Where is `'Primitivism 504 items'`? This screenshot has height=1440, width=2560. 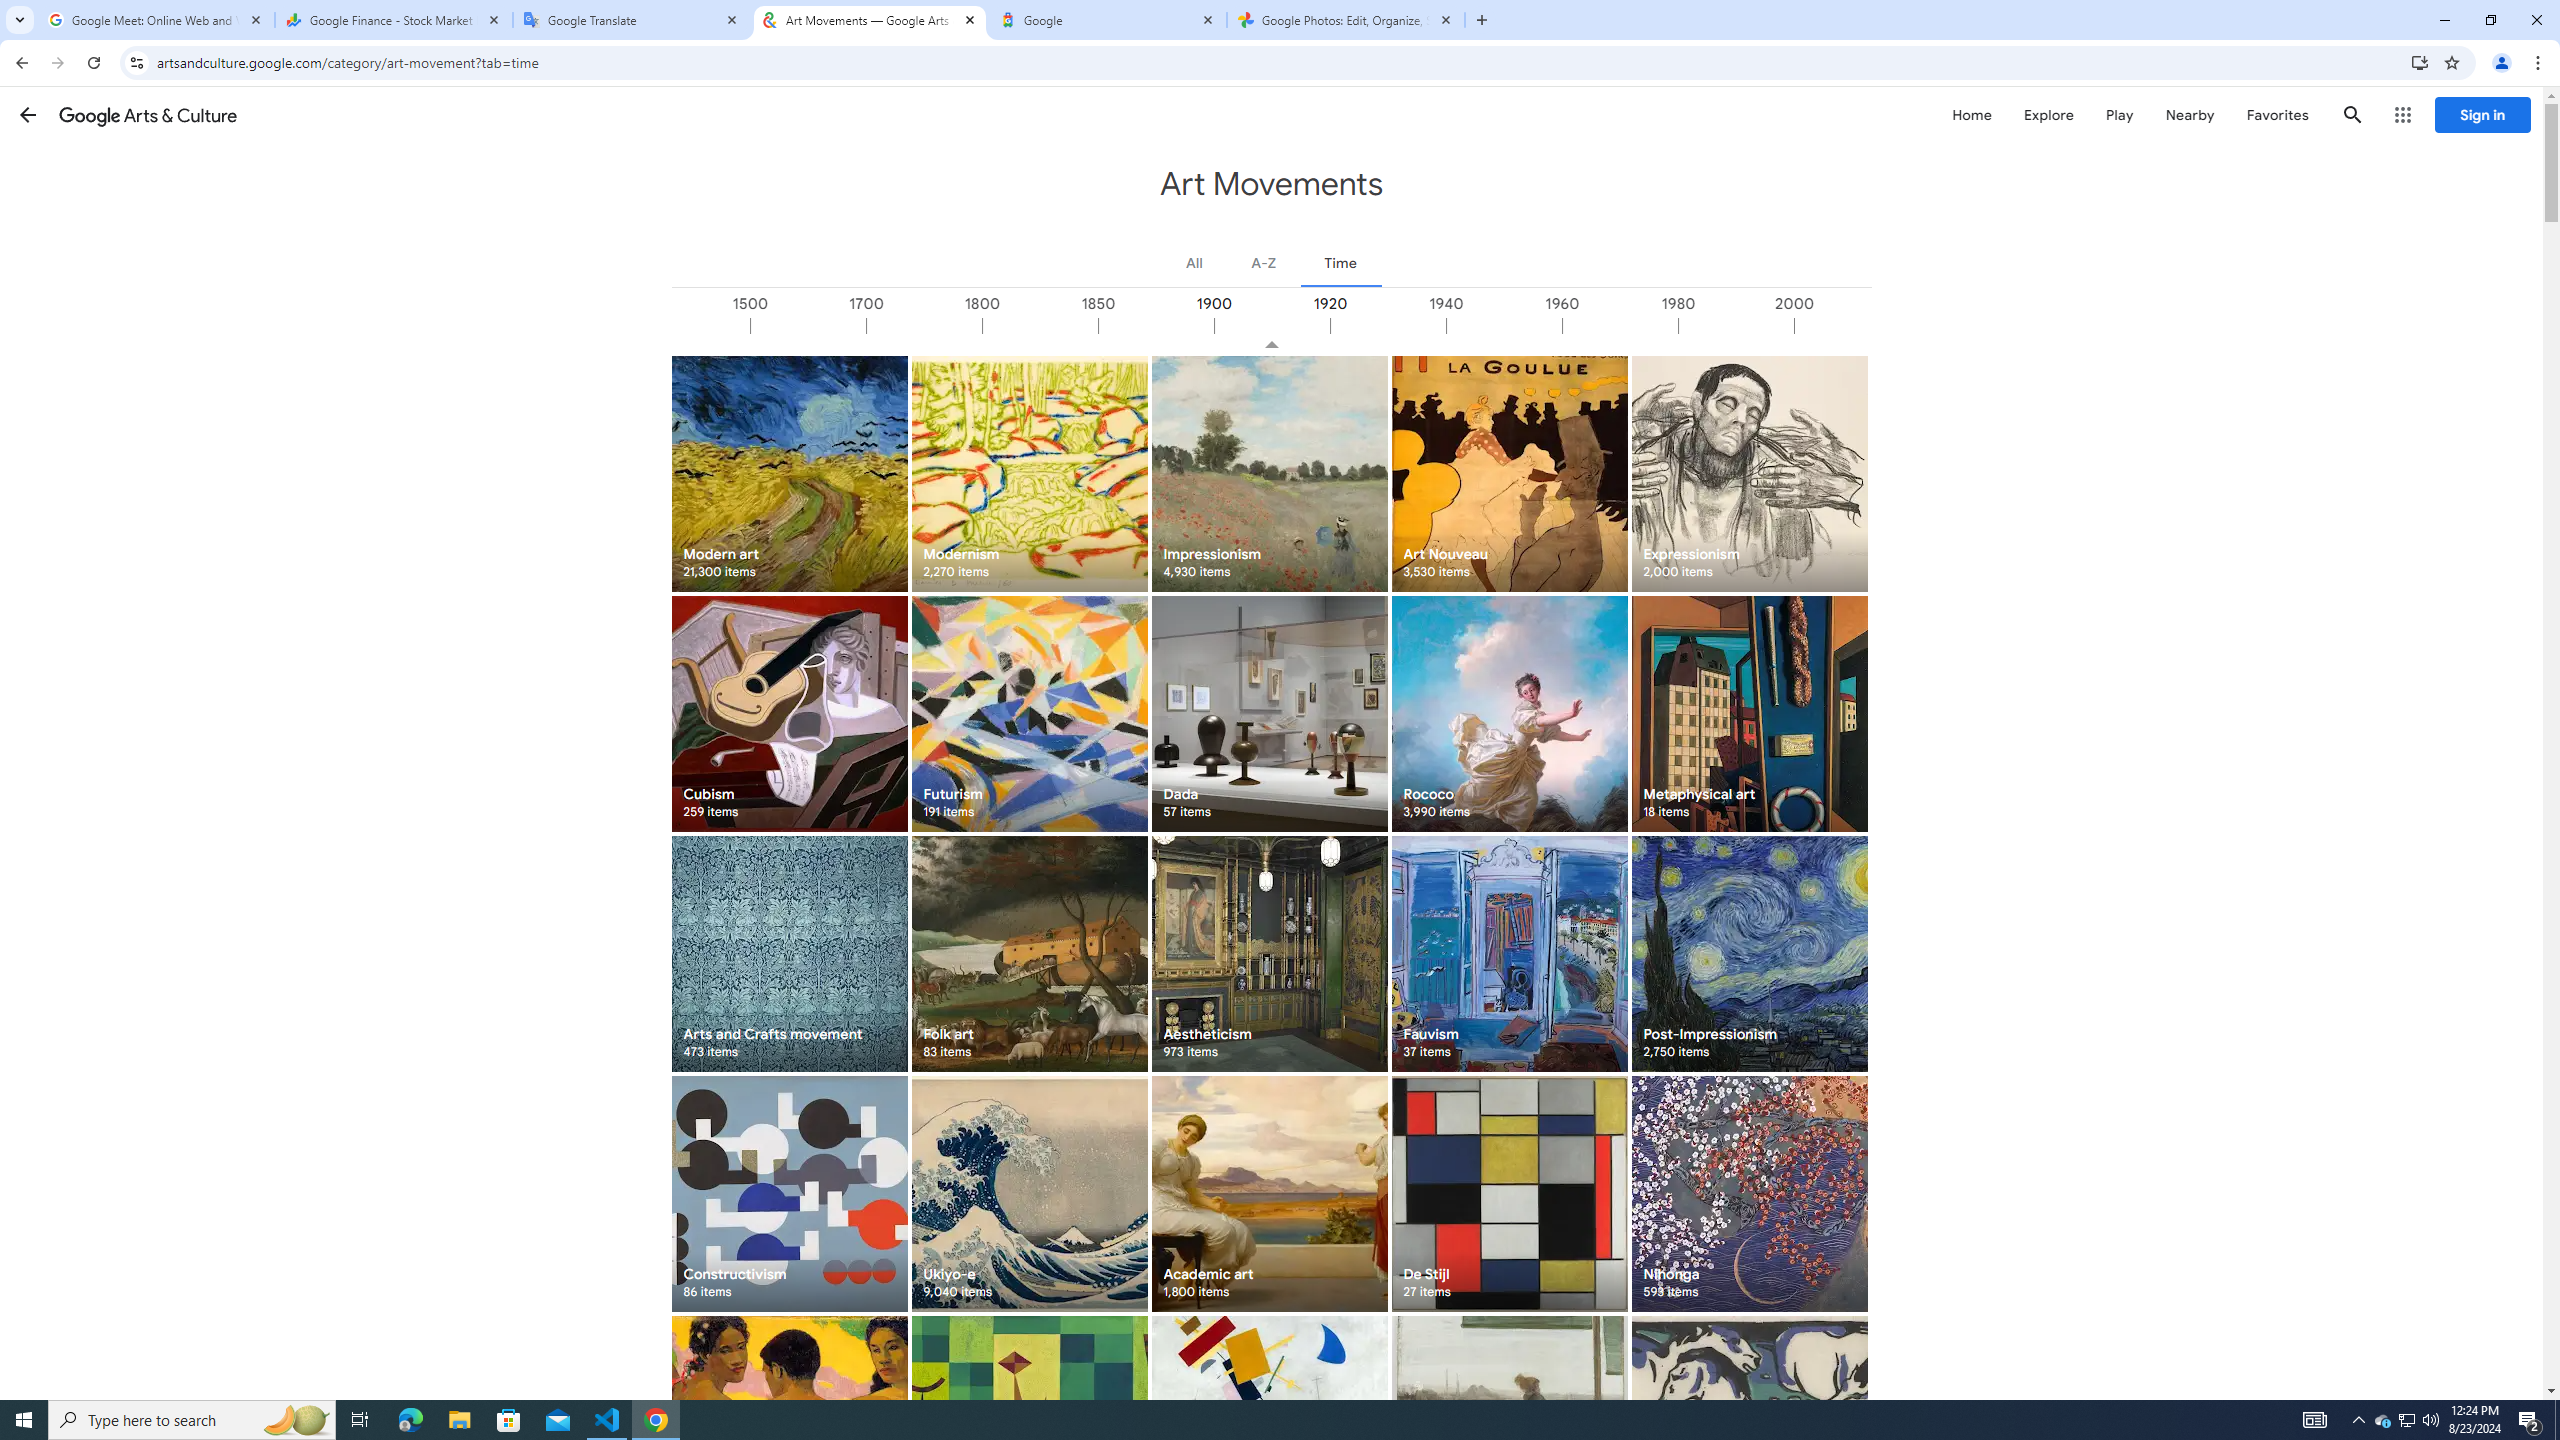
'Primitivism 504 items' is located at coordinates (788, 1433).